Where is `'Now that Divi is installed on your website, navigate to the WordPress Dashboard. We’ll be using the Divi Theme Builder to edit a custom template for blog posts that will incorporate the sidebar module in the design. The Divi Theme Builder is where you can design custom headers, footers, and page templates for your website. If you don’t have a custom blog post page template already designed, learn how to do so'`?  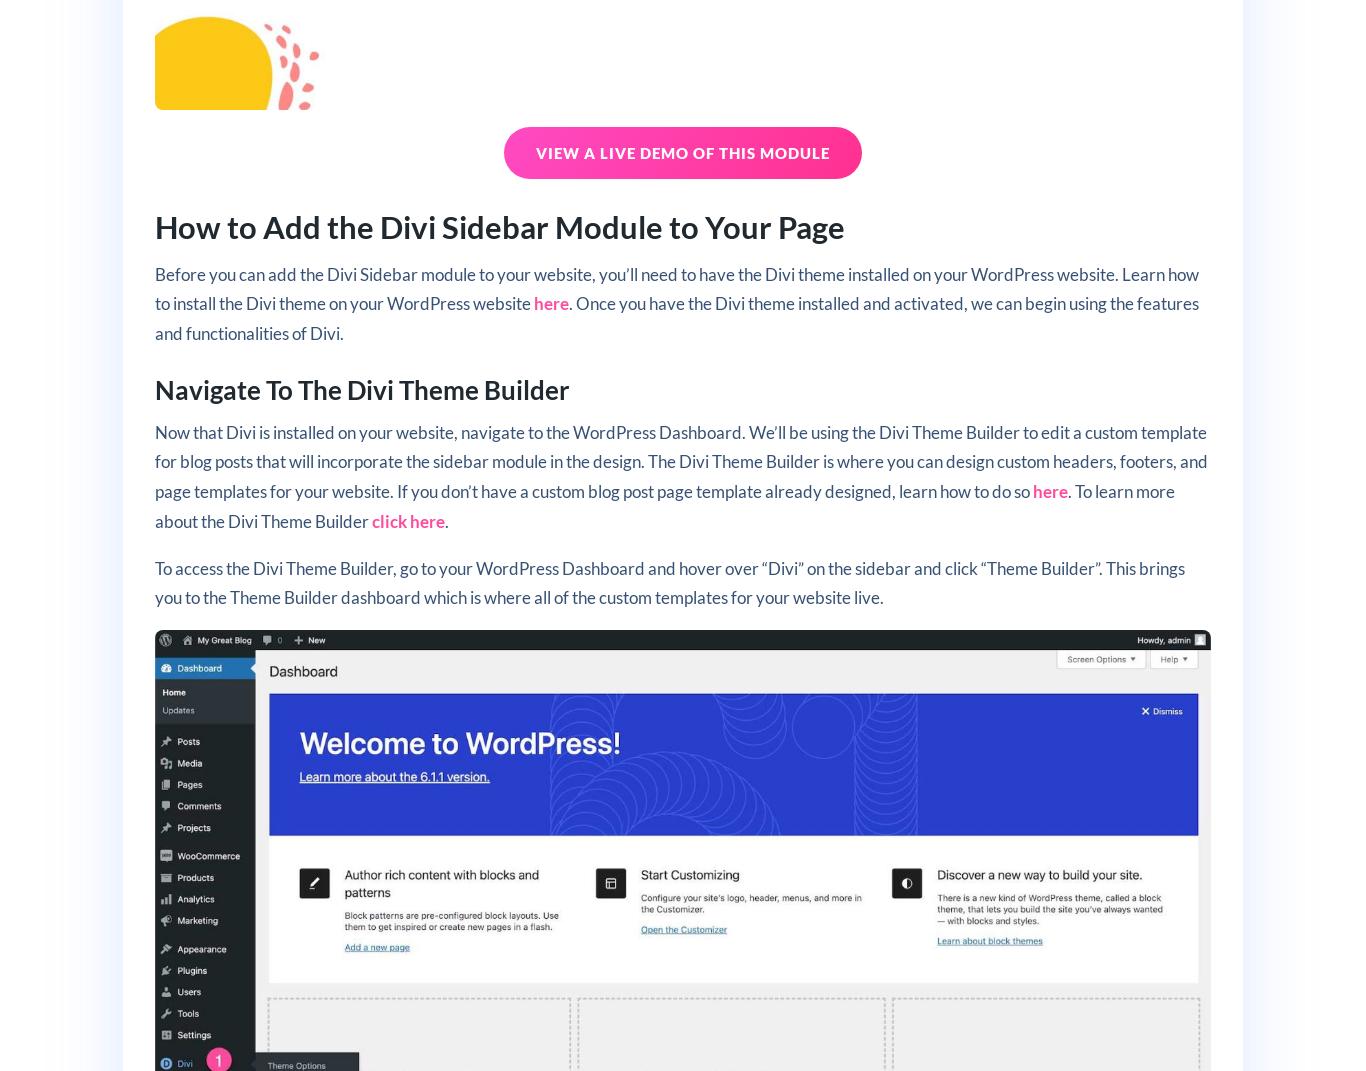 'Now that Divi is installed on your website, navigate to the WordPress Dashboard. We’ll be using the Divi Theme Builder to edit a custom template for blog posts that will incorporate the sidebar module in the design. The Divi Theme Builder is where you can design custom headers, footers, and page templates for your website. If you don’t have a custom blog post page template already designed, learn how to do so' is located at coordinates (152, 460).